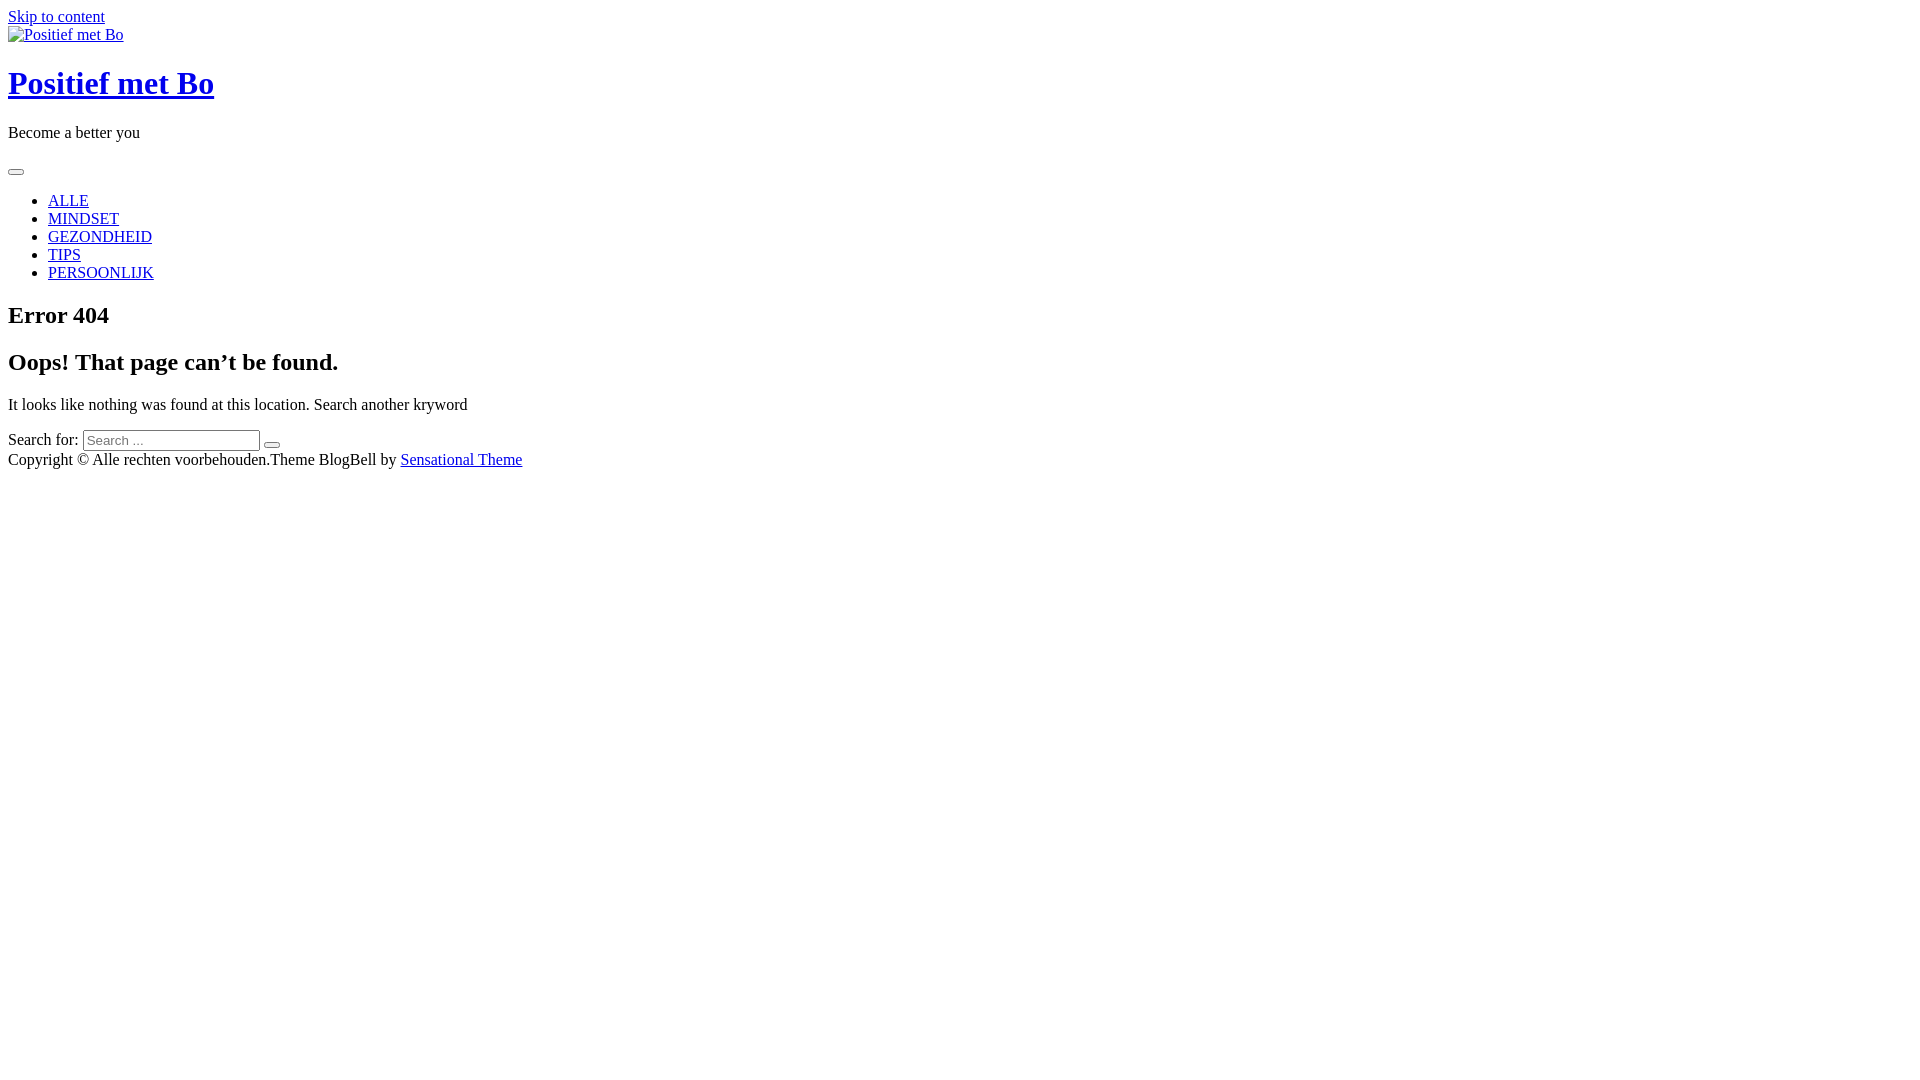 This screenshot has height=1080, width=1920. What do you see at coordinates (109, 82) in the screenshot?
I see `'Positief met Bo'` at bounding box center [109, 82].